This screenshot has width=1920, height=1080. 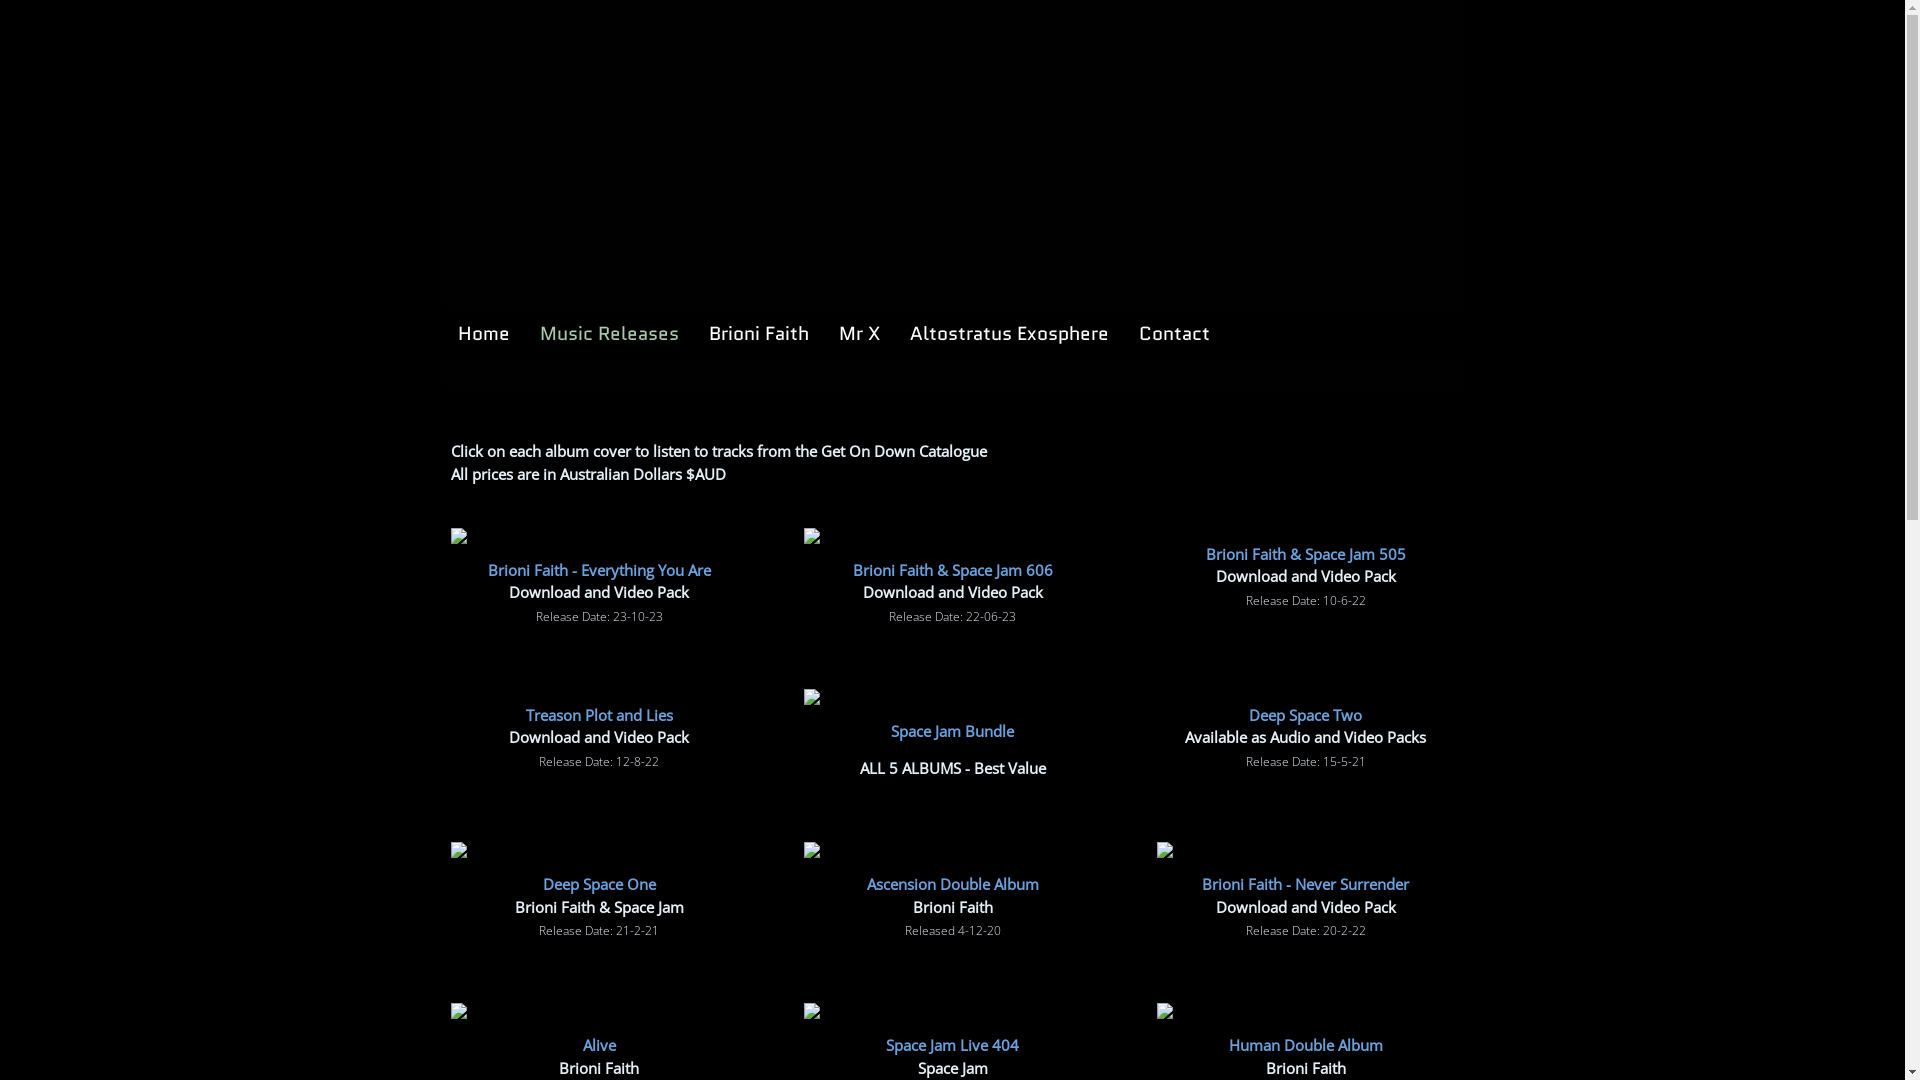 I want to click on 'Brioni Faith - Never Surrender', so click(x=1200, y=882).